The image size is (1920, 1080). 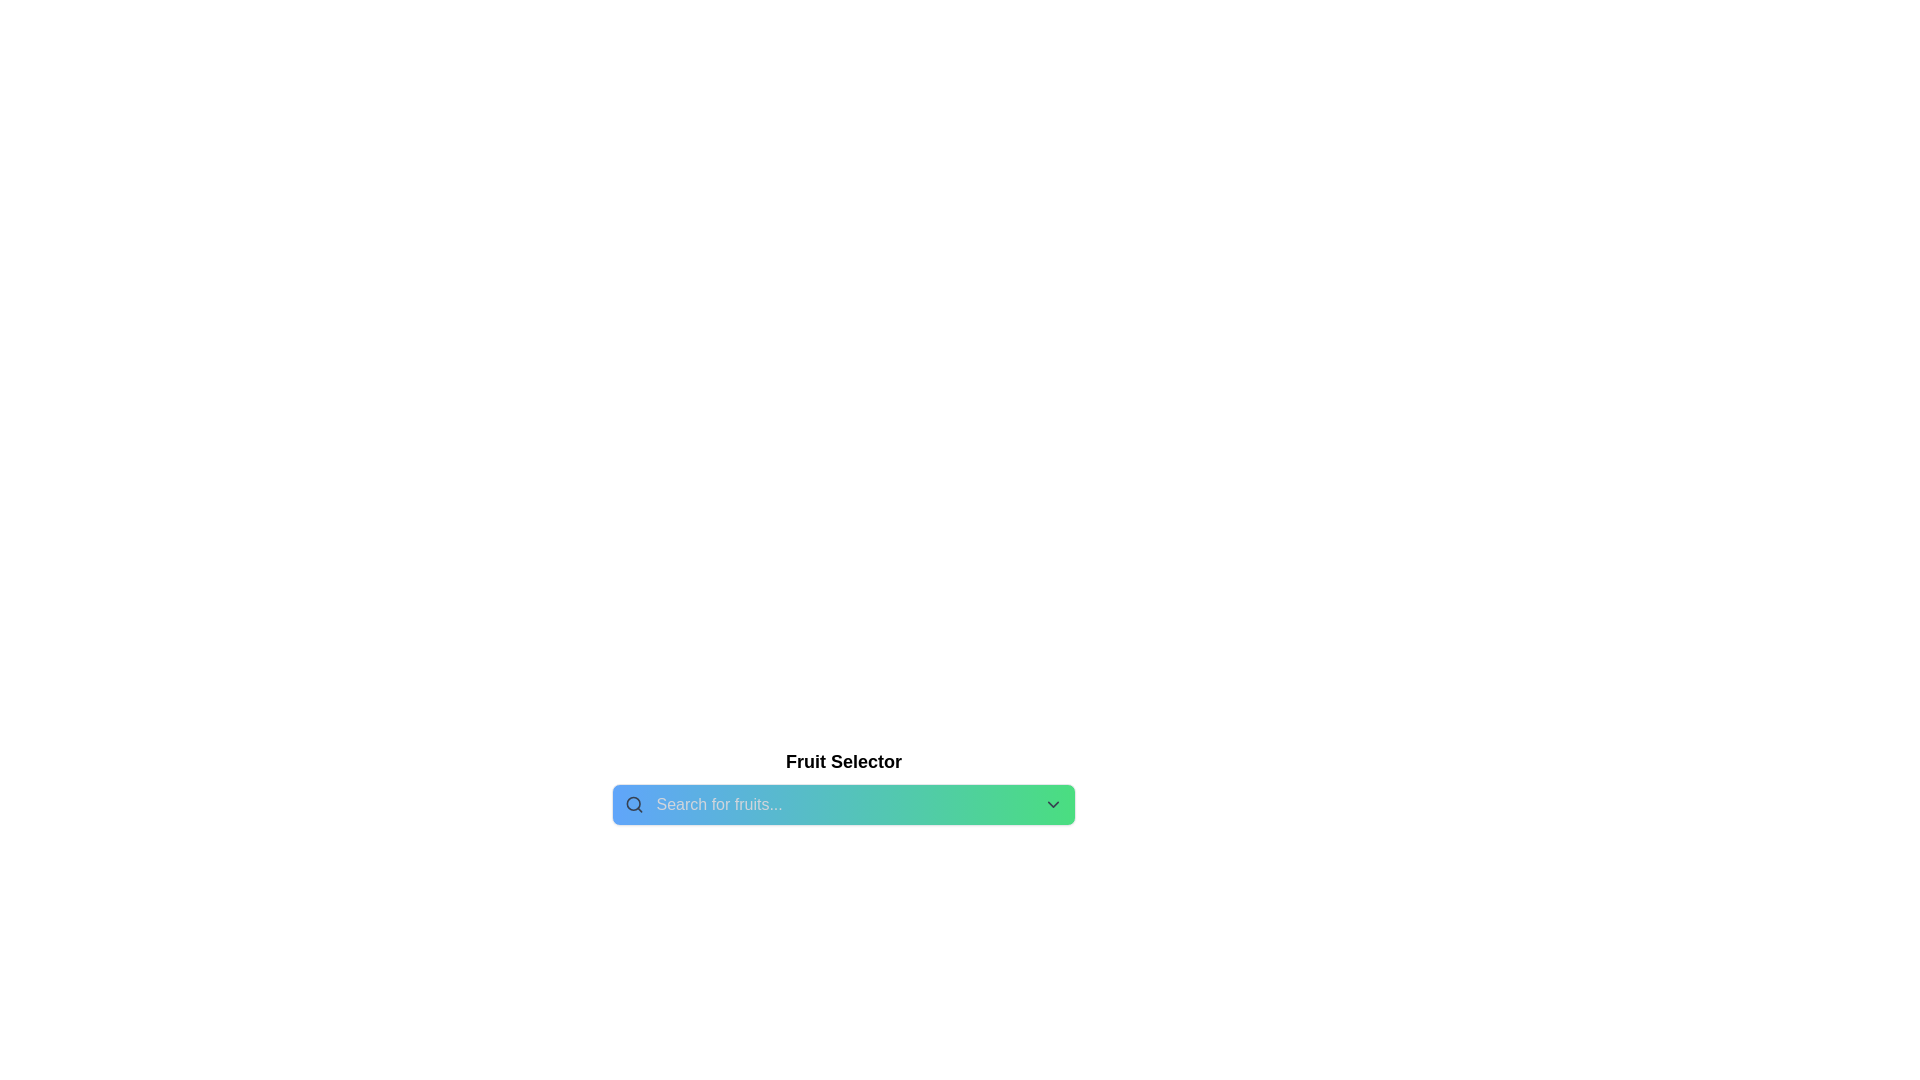 What do you see at coordinates (632, 803) in the screenshot?
I see `the magnifying glass icon's lens portion on the left side of the search bar` at bounding box center [632, 803].